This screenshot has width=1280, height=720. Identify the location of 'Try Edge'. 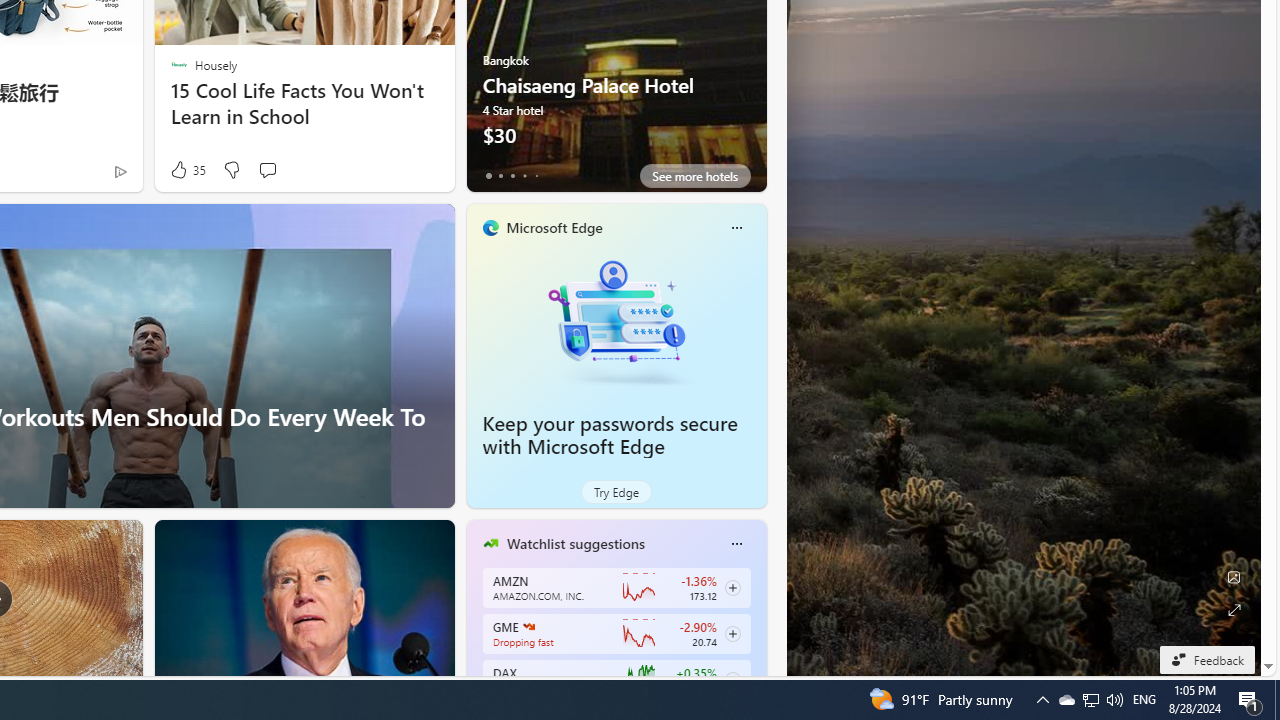
(615, 492).